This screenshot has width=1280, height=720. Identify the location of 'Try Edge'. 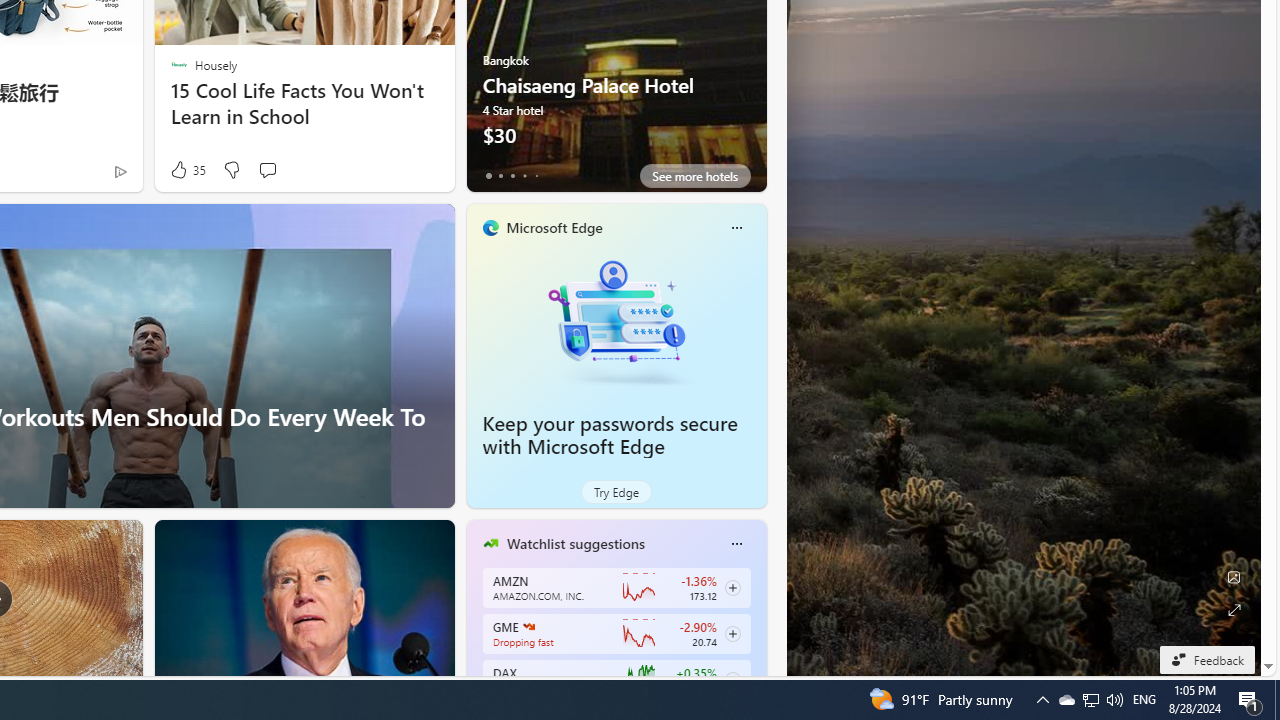
(615, 492).